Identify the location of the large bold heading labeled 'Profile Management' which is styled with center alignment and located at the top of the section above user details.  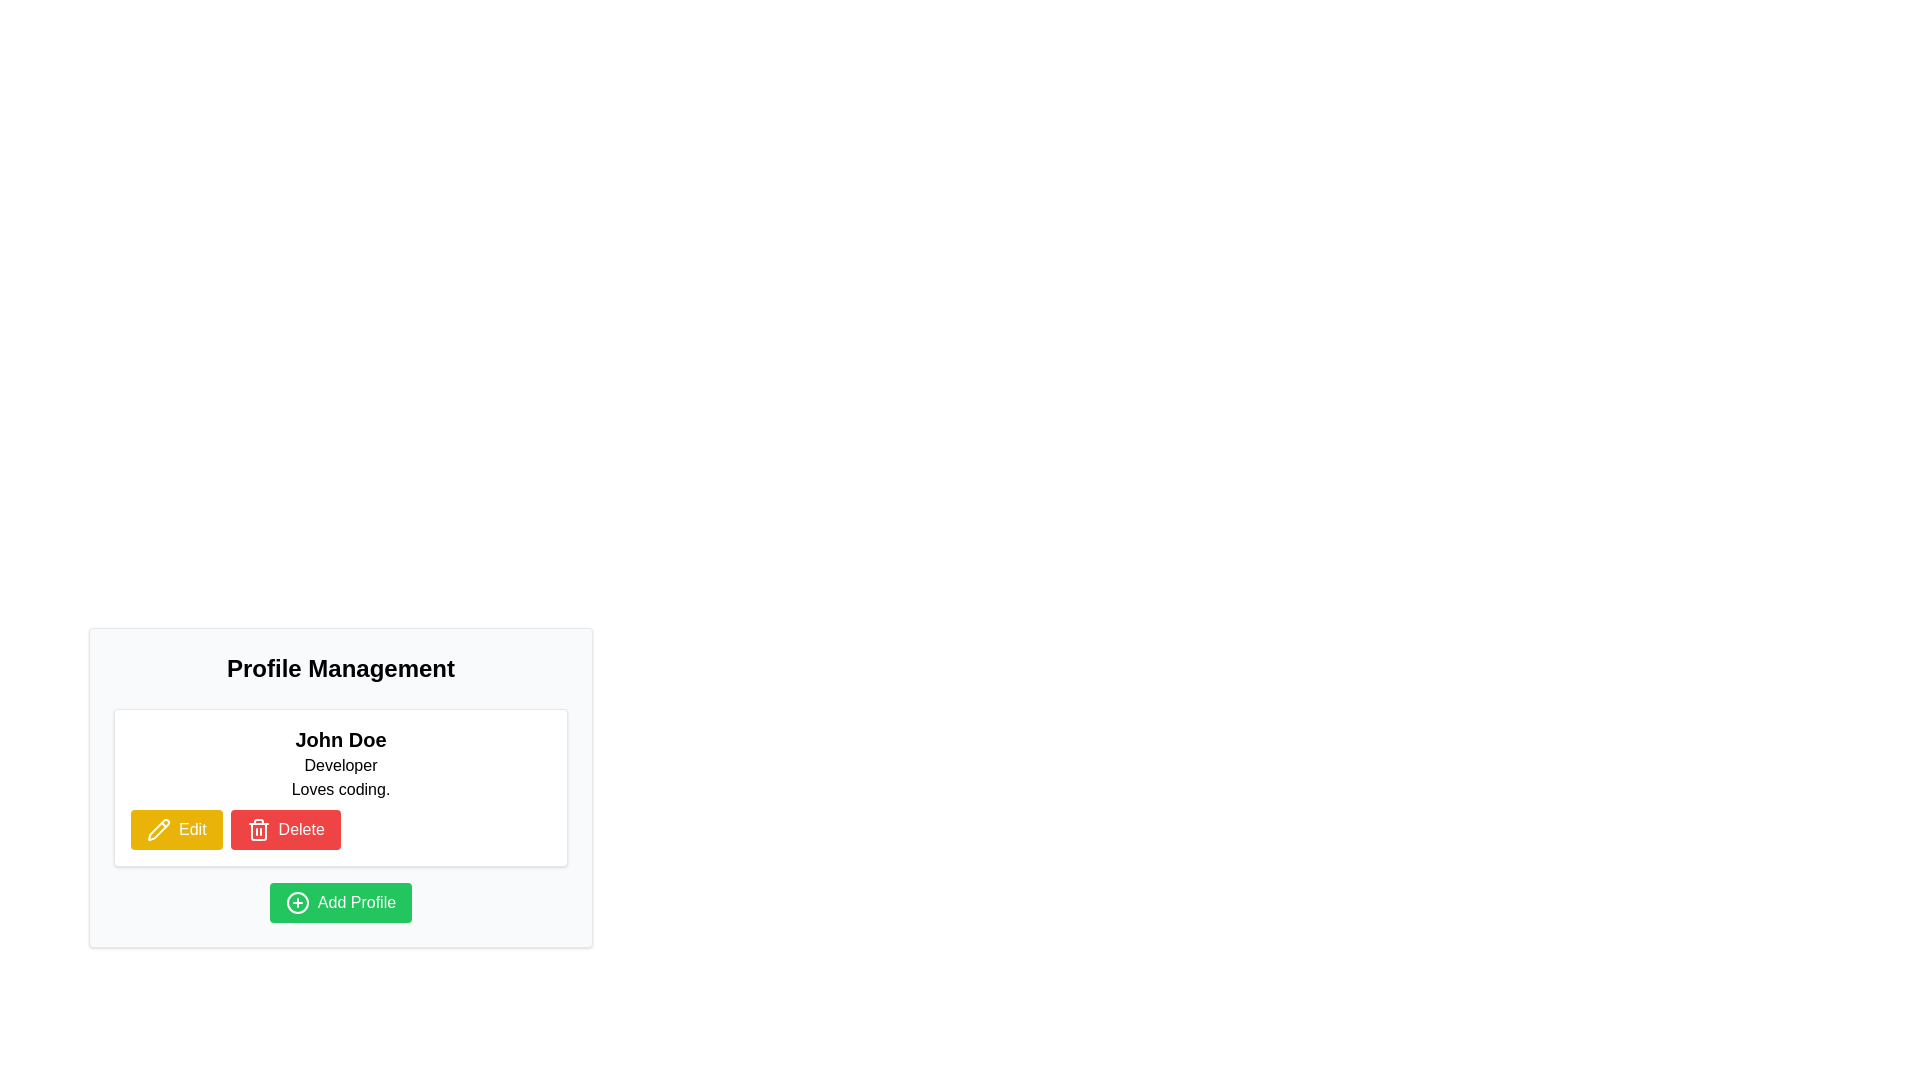
(340, 668).